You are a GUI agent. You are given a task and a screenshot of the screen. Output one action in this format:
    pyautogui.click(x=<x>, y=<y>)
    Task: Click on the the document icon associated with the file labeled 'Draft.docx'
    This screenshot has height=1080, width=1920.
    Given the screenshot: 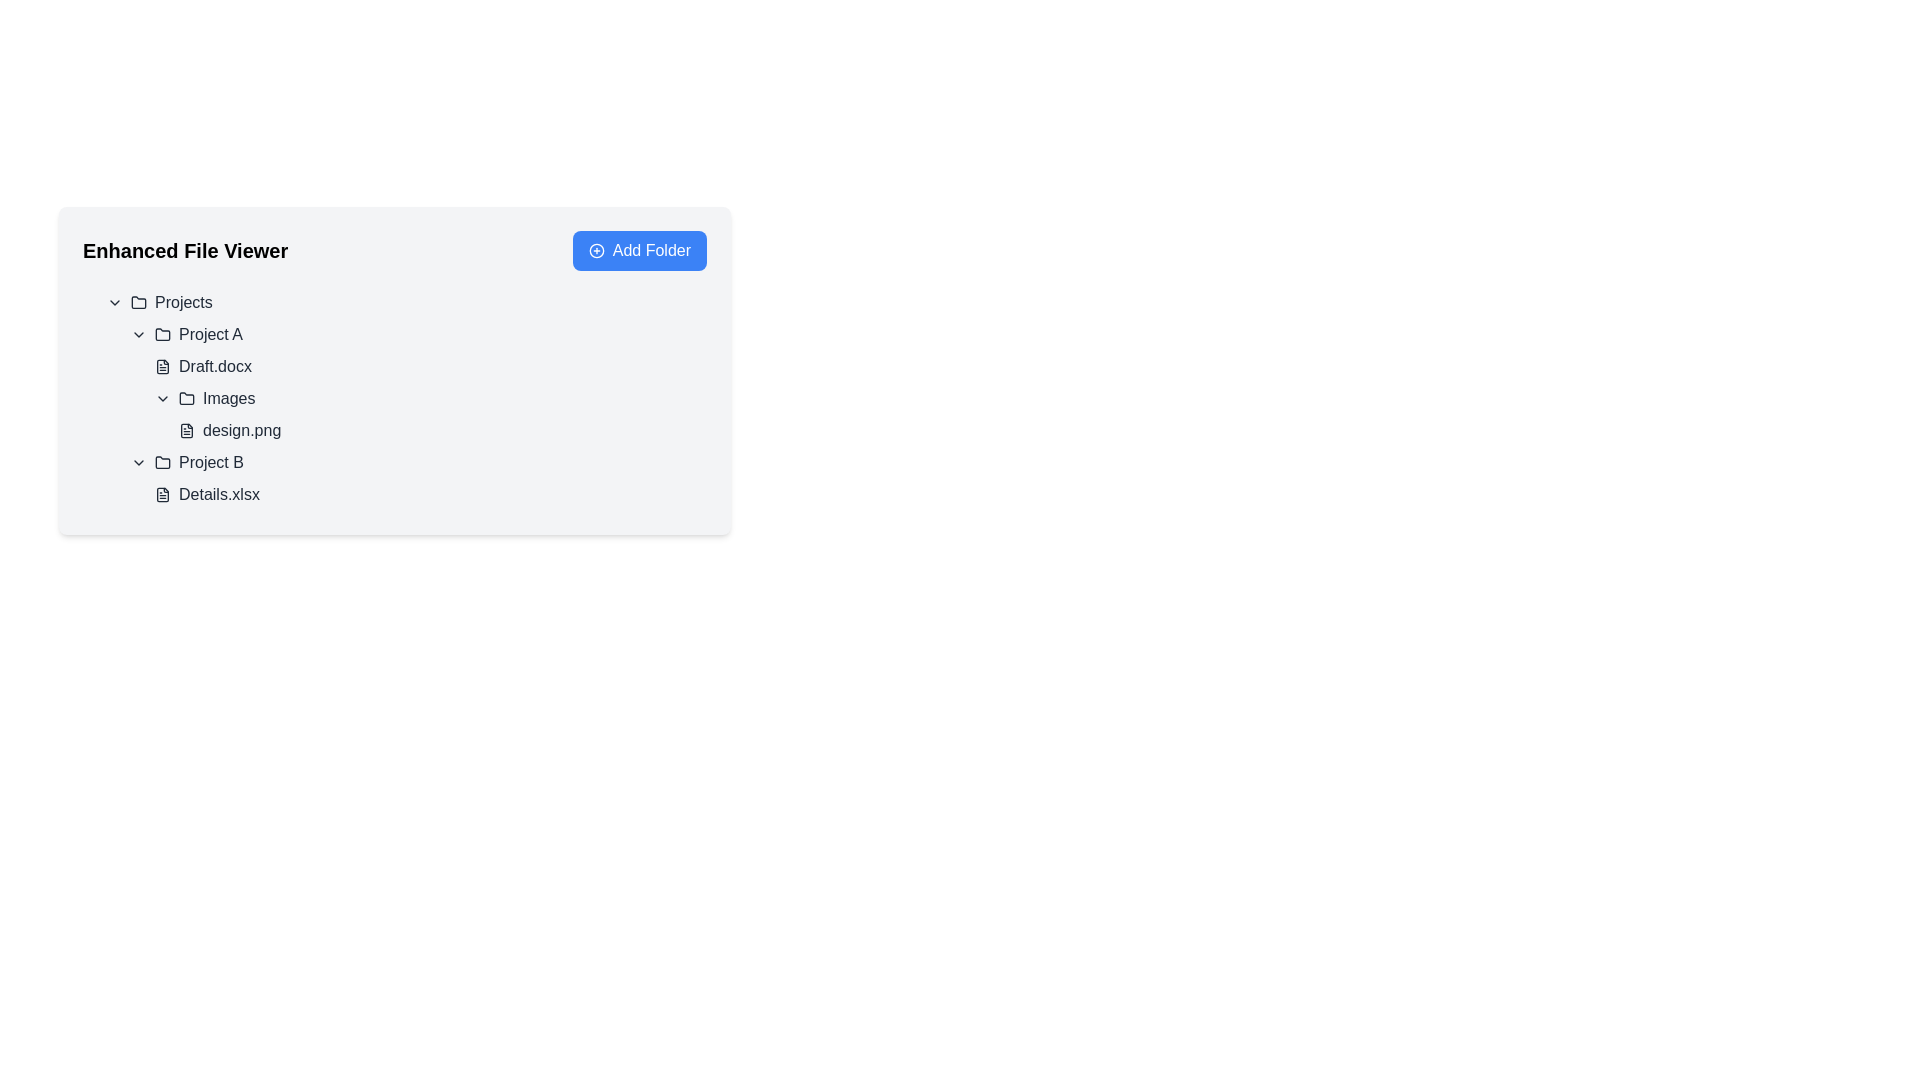 What is the action you would take?
    pyautogui.click(x=163, y=366)
    